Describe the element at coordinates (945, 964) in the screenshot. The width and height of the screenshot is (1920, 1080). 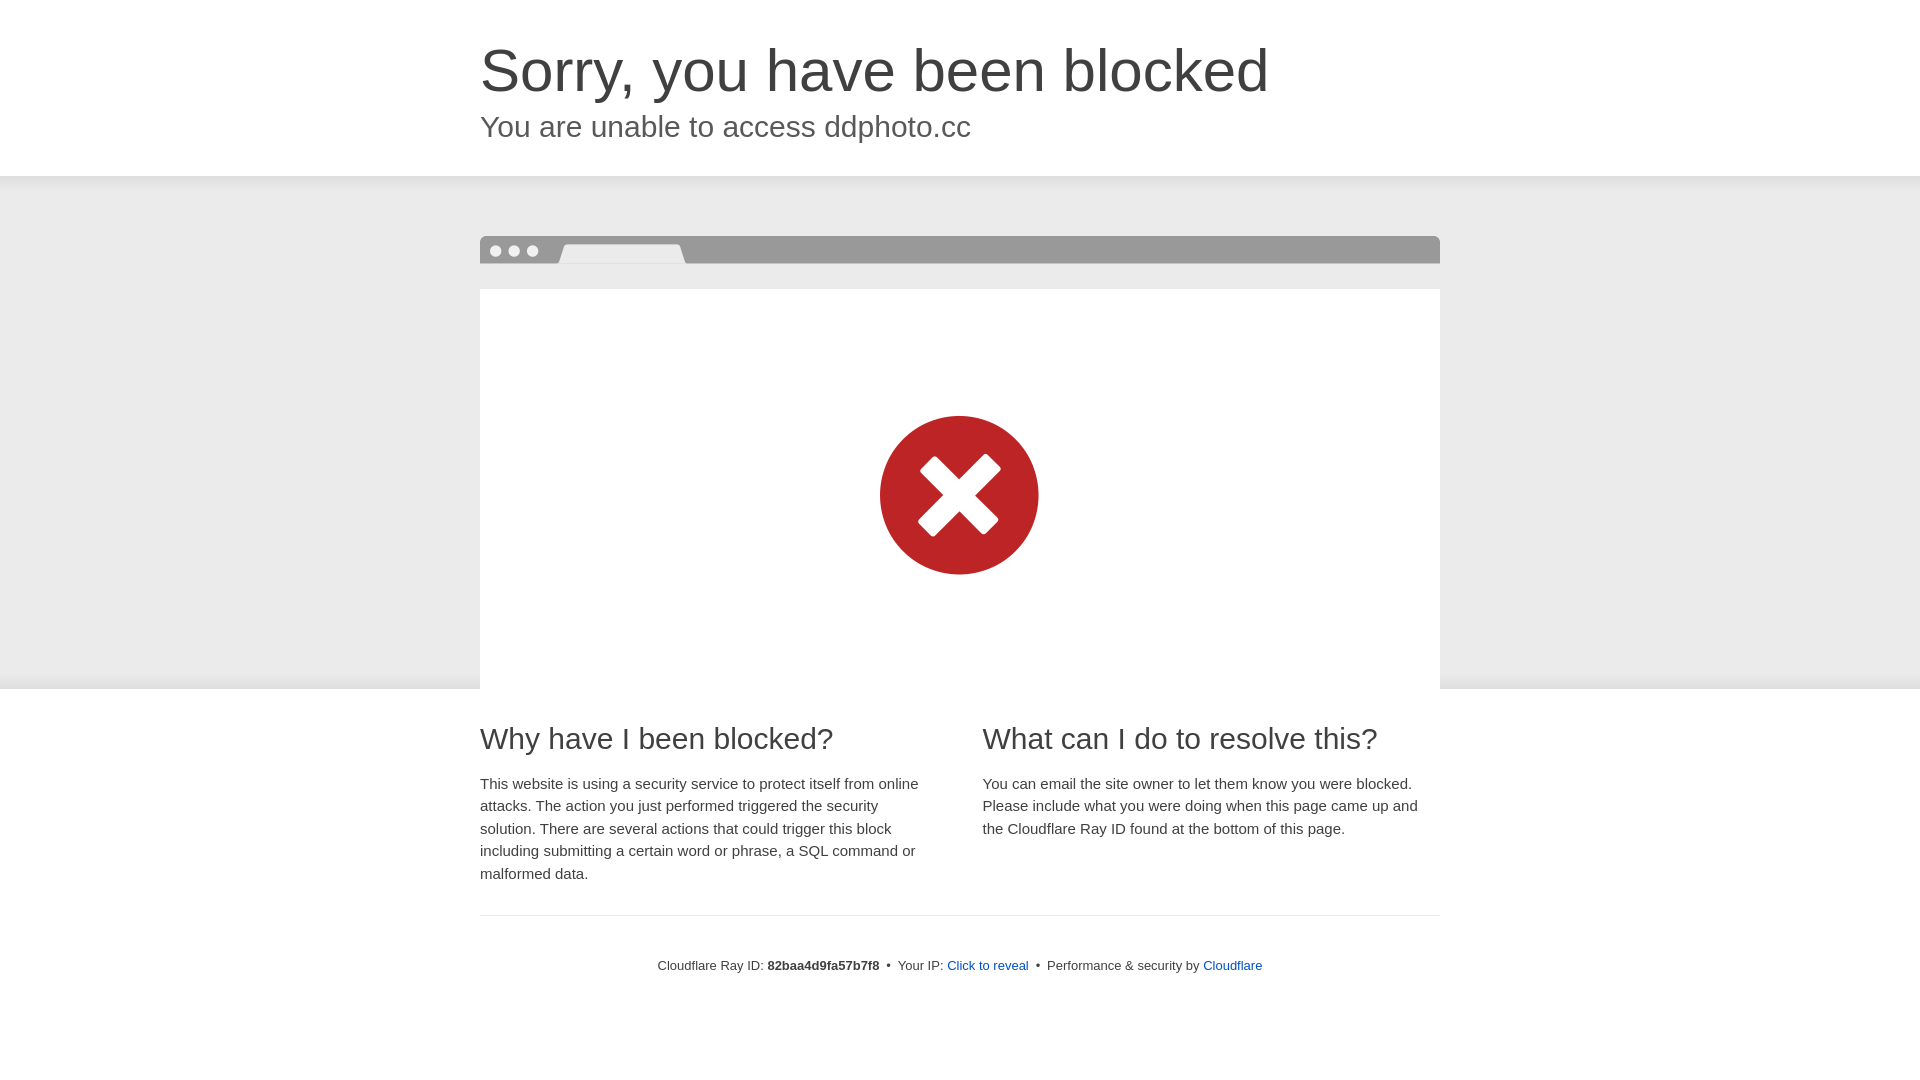
I see `'Click to reveal'` at that location.